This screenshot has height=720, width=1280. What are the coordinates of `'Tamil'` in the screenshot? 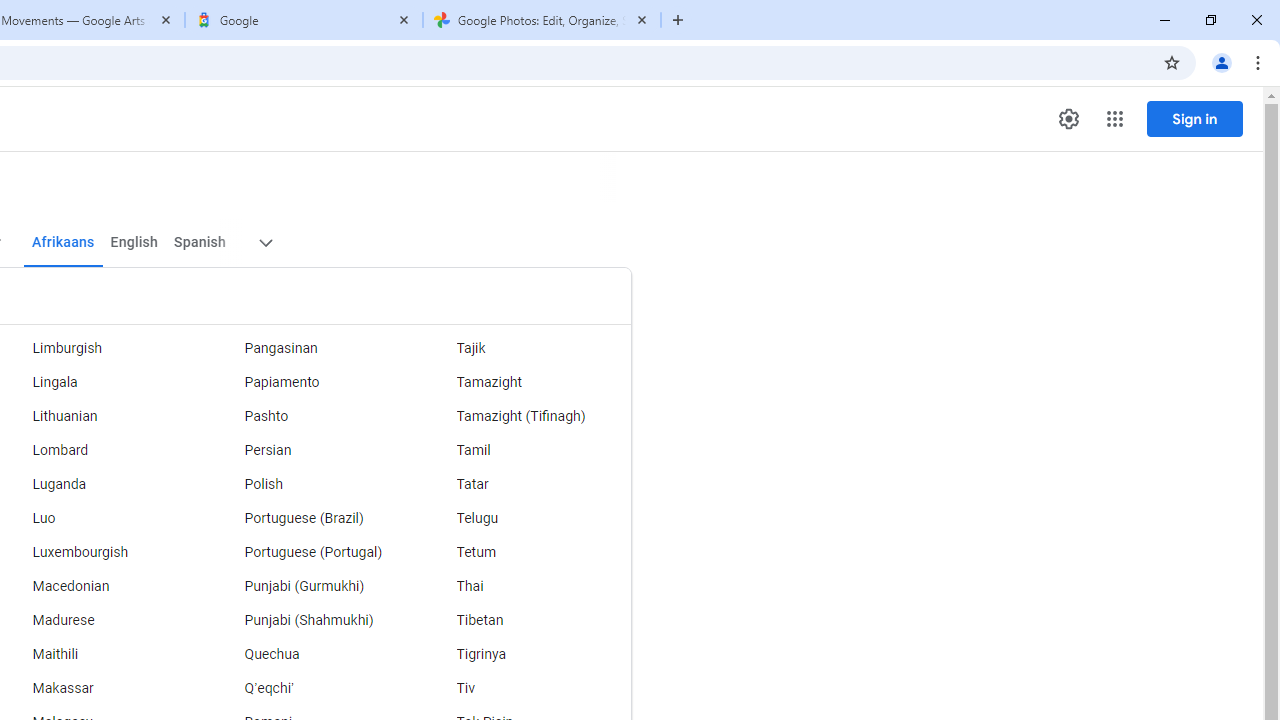 It's located at (525, 451).